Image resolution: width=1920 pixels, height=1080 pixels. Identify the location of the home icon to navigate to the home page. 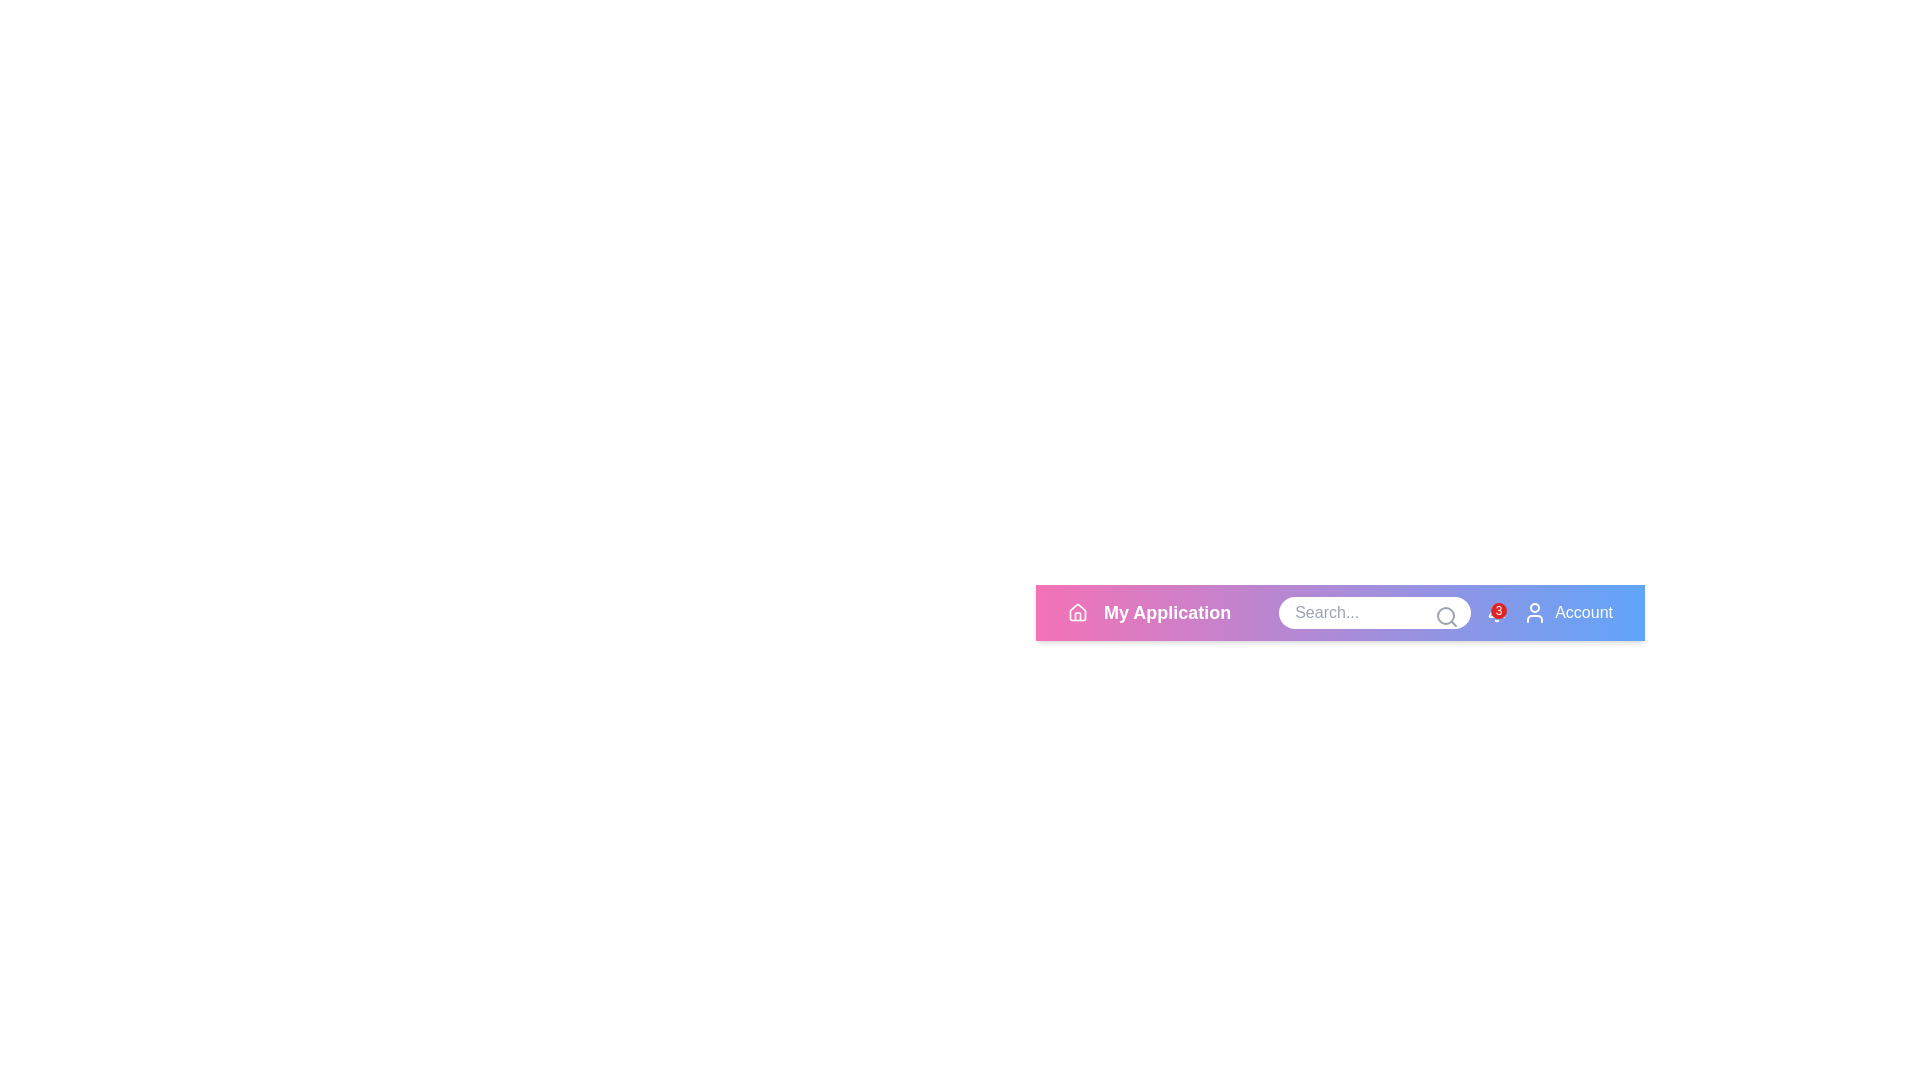
(1077, 612).